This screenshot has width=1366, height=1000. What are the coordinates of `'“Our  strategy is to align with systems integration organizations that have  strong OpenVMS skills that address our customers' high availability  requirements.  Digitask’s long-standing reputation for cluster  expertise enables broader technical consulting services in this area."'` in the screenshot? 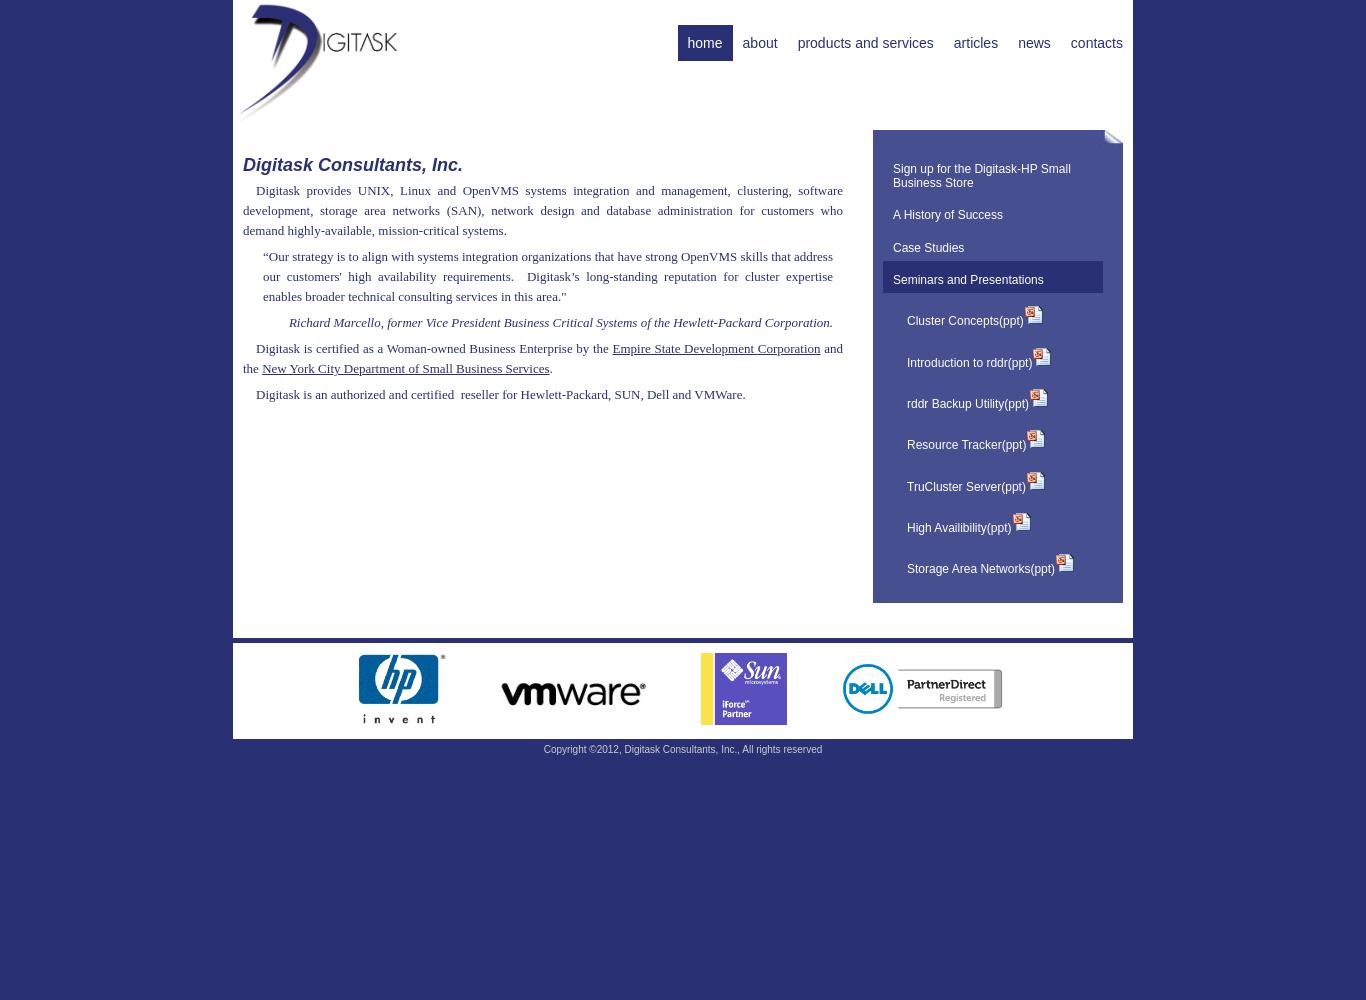 It's located at (548, 275).